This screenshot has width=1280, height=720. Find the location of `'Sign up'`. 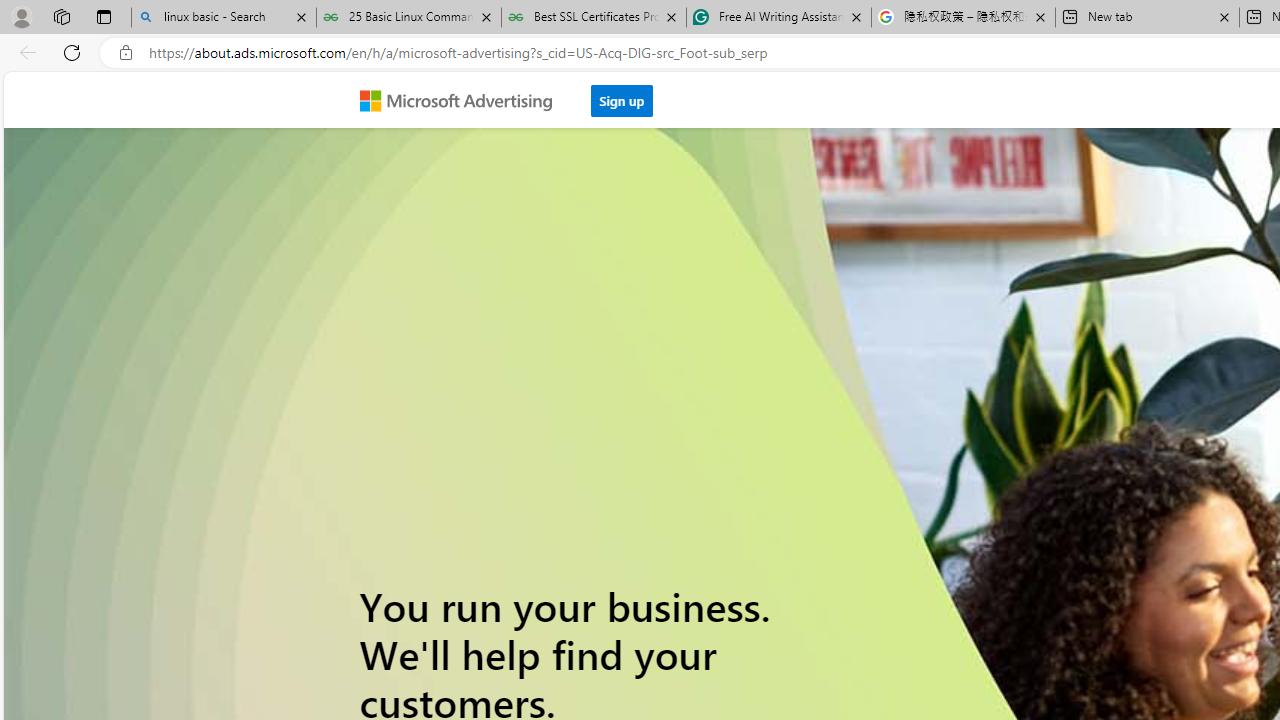

'Sign up' is located at coordinates (621, 100).